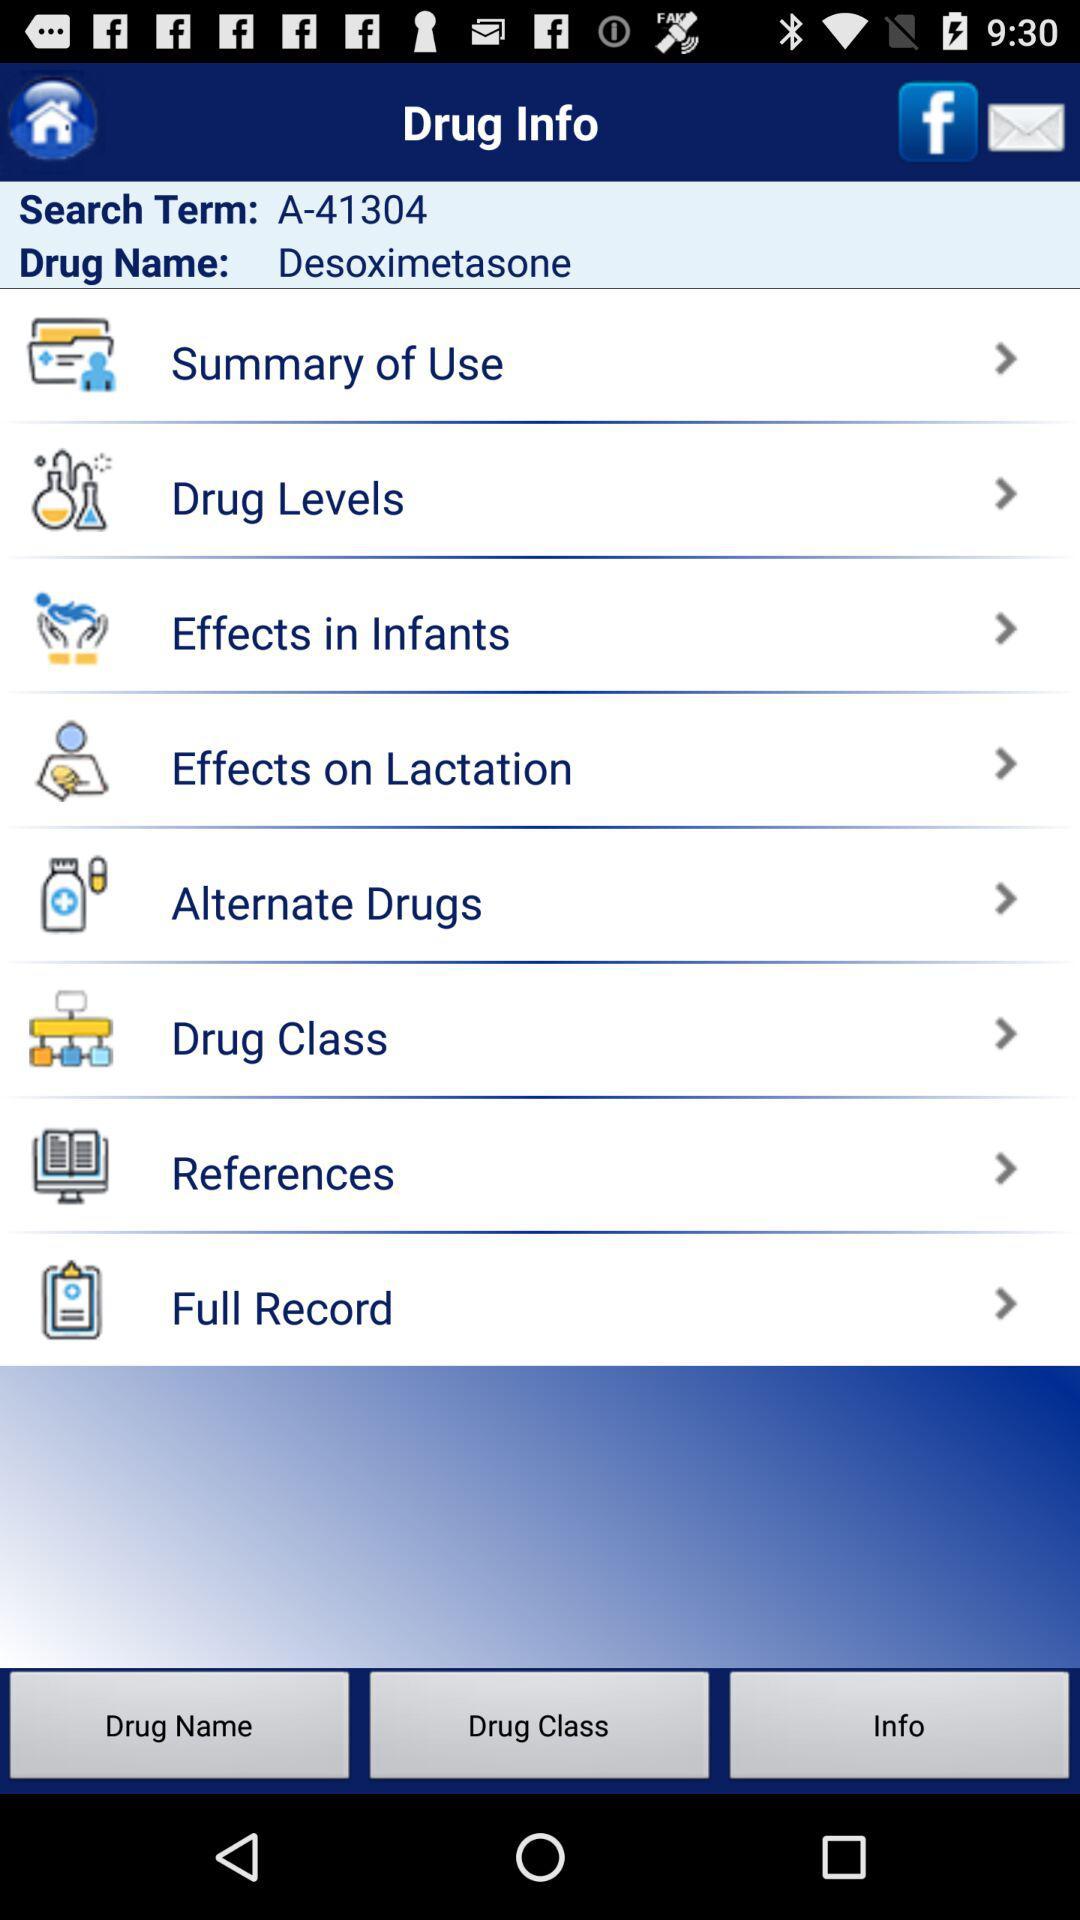  What do you see at coordinates (814, 887) in the screenshot?
I see `open alternate drugs` at bounding box center [814, 887].